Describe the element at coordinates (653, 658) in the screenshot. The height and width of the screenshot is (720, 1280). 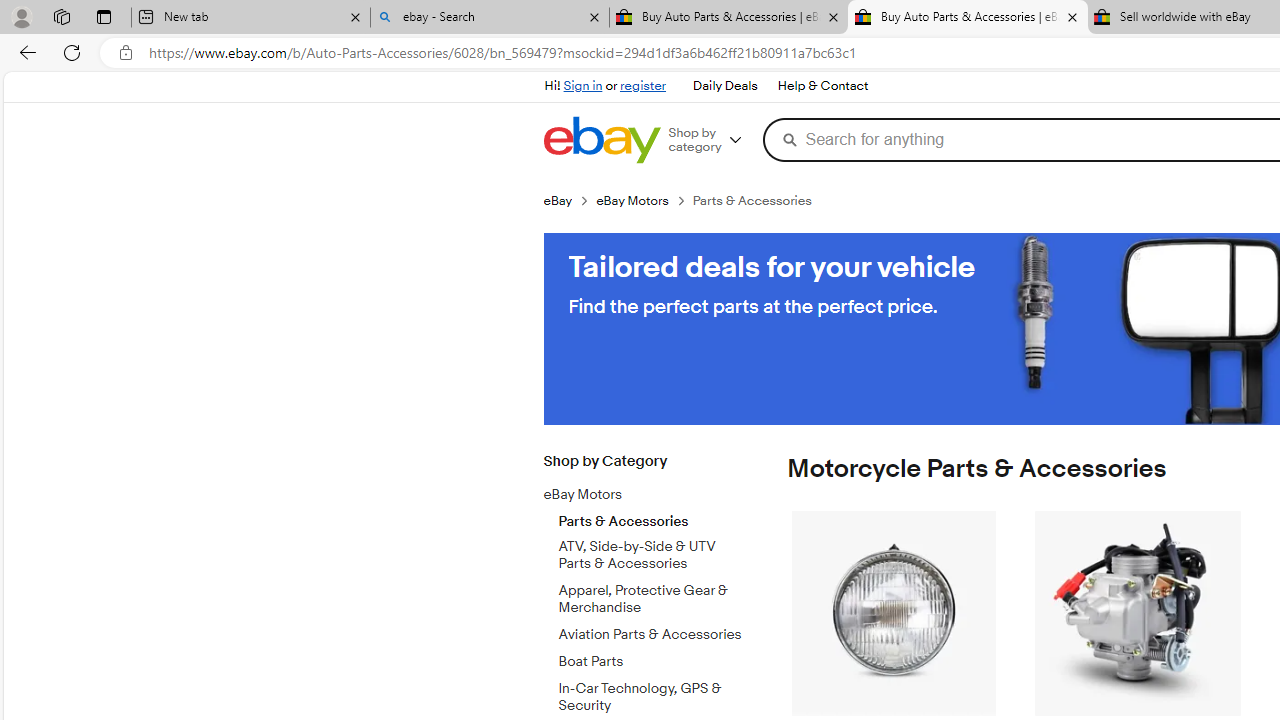
I see `'Boat Parts'` at that location.